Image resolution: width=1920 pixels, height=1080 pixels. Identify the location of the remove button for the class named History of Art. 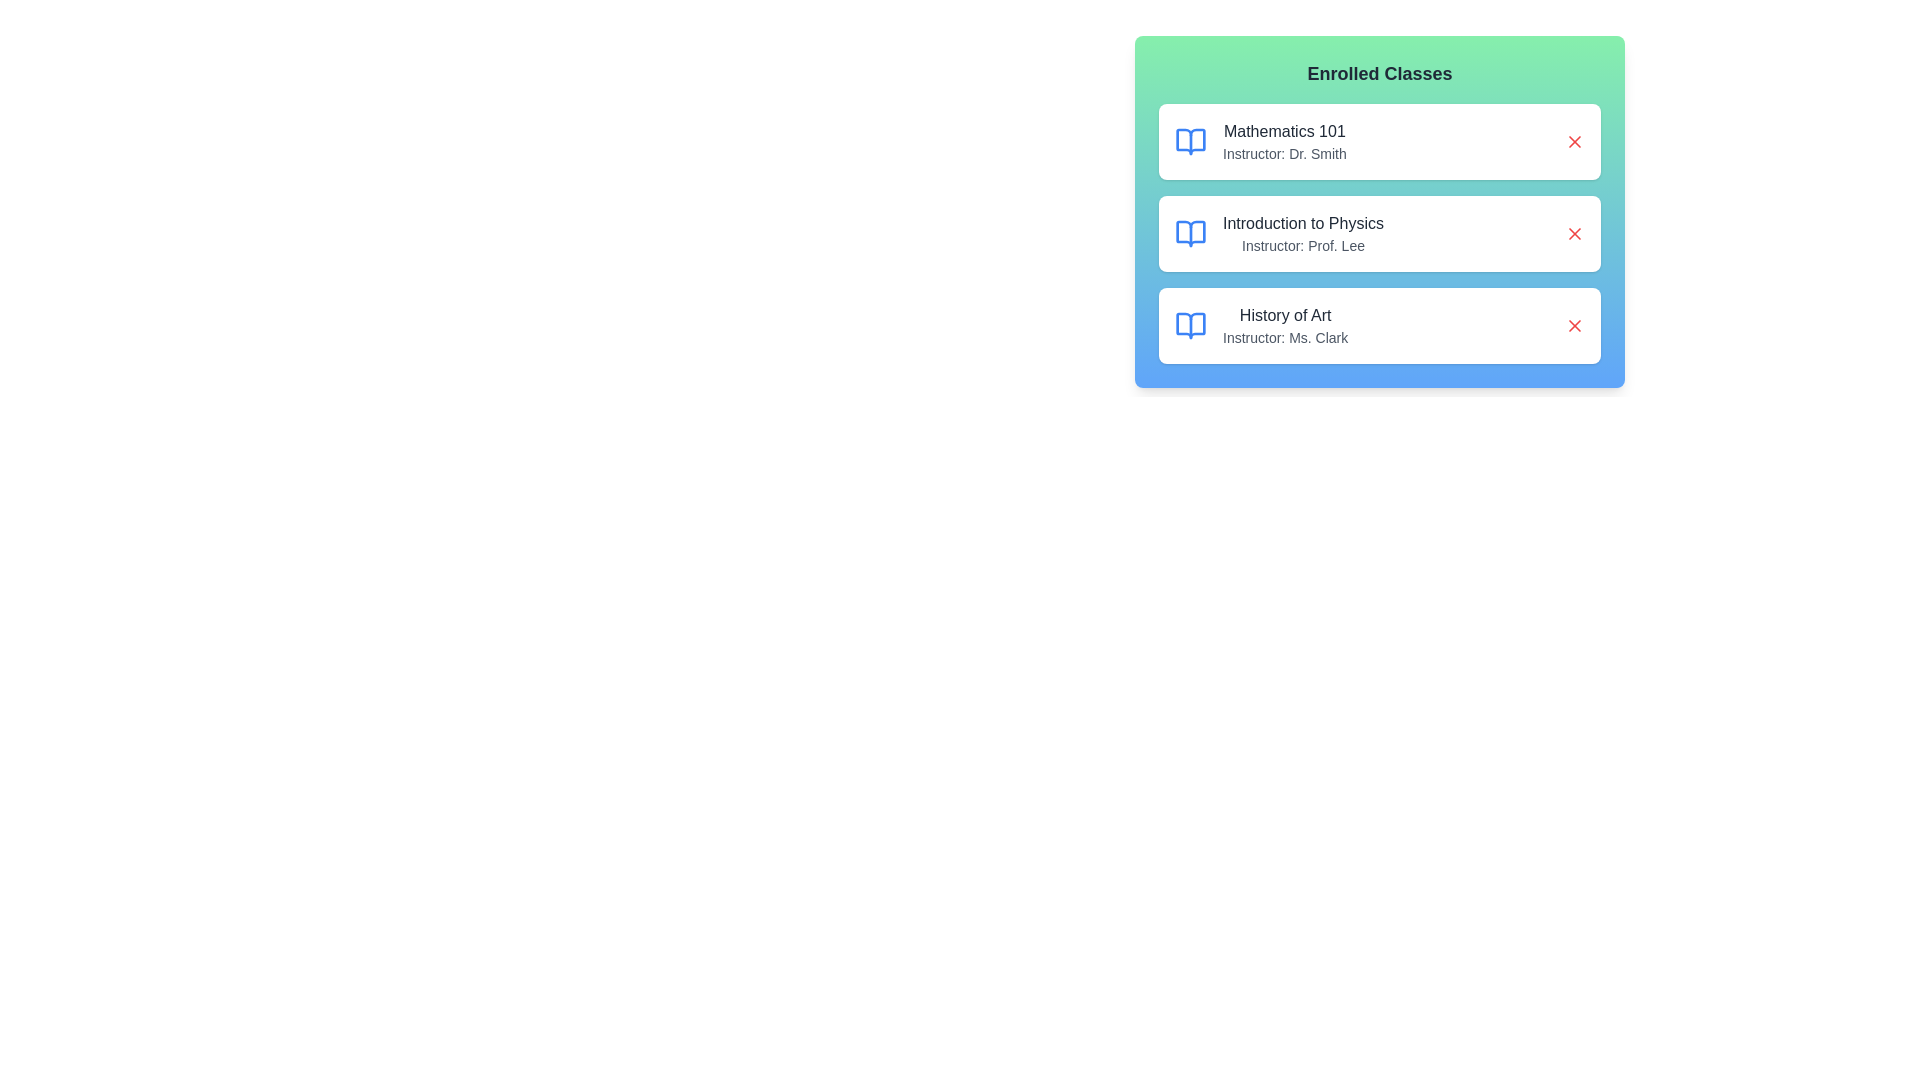
(1573, 325).